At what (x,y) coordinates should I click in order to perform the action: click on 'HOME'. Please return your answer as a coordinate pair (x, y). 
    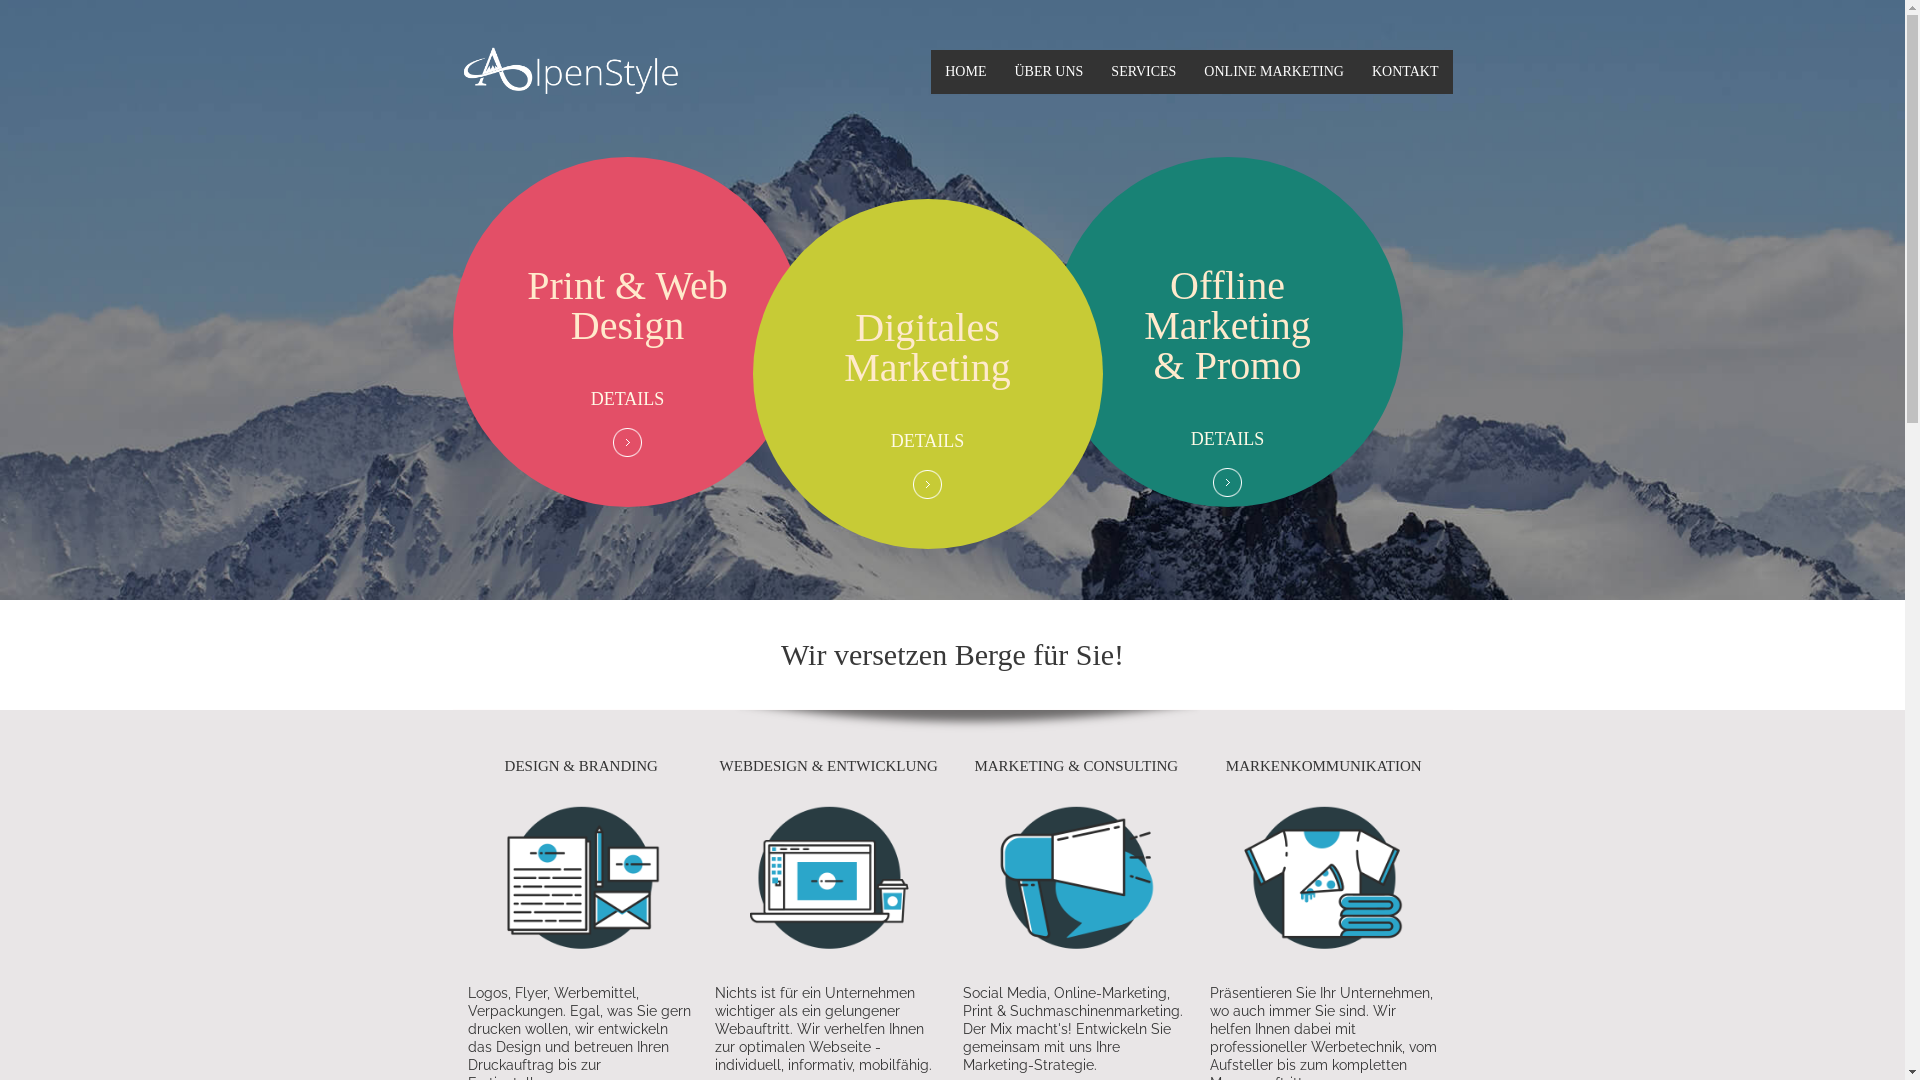
    Looking at the image, I should click on (930, 71).